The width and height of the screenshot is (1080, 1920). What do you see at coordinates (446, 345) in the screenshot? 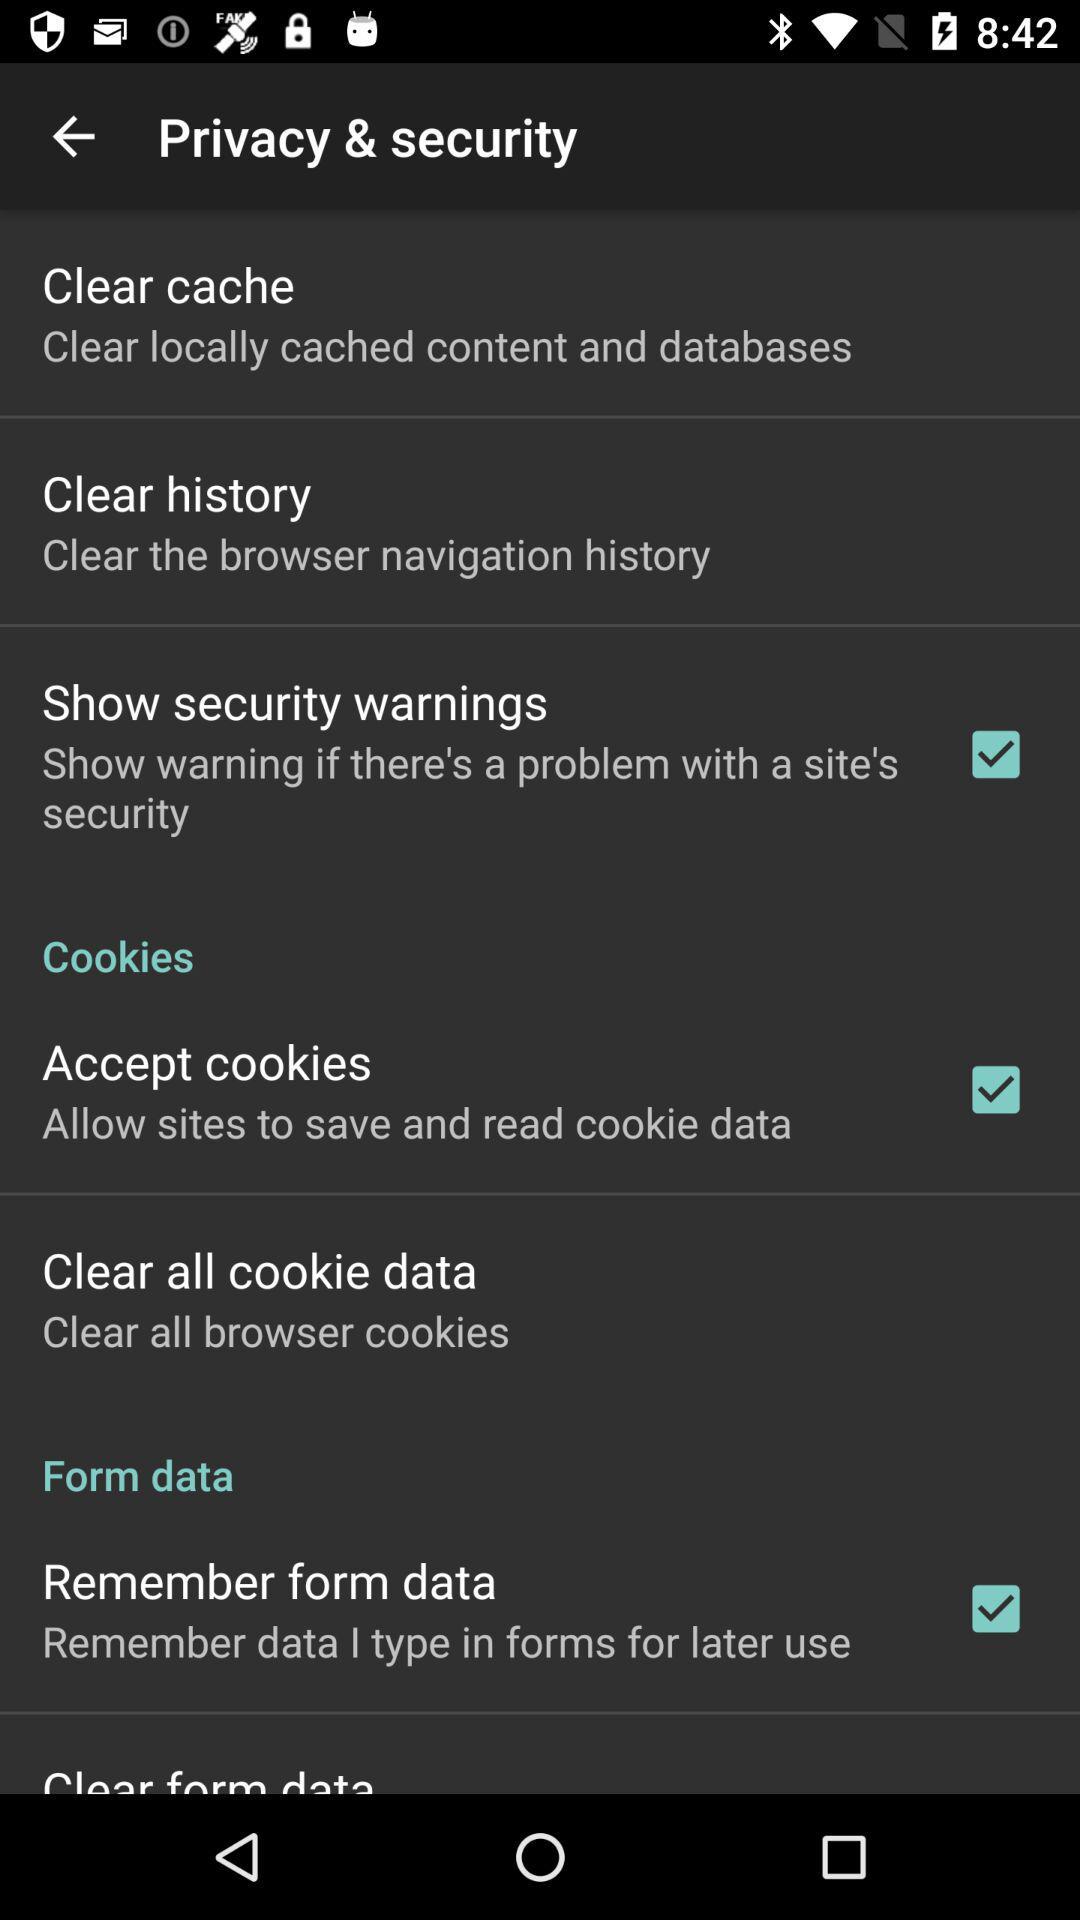
I see `the clear locally cached icon` at bounding box center [446, 345].